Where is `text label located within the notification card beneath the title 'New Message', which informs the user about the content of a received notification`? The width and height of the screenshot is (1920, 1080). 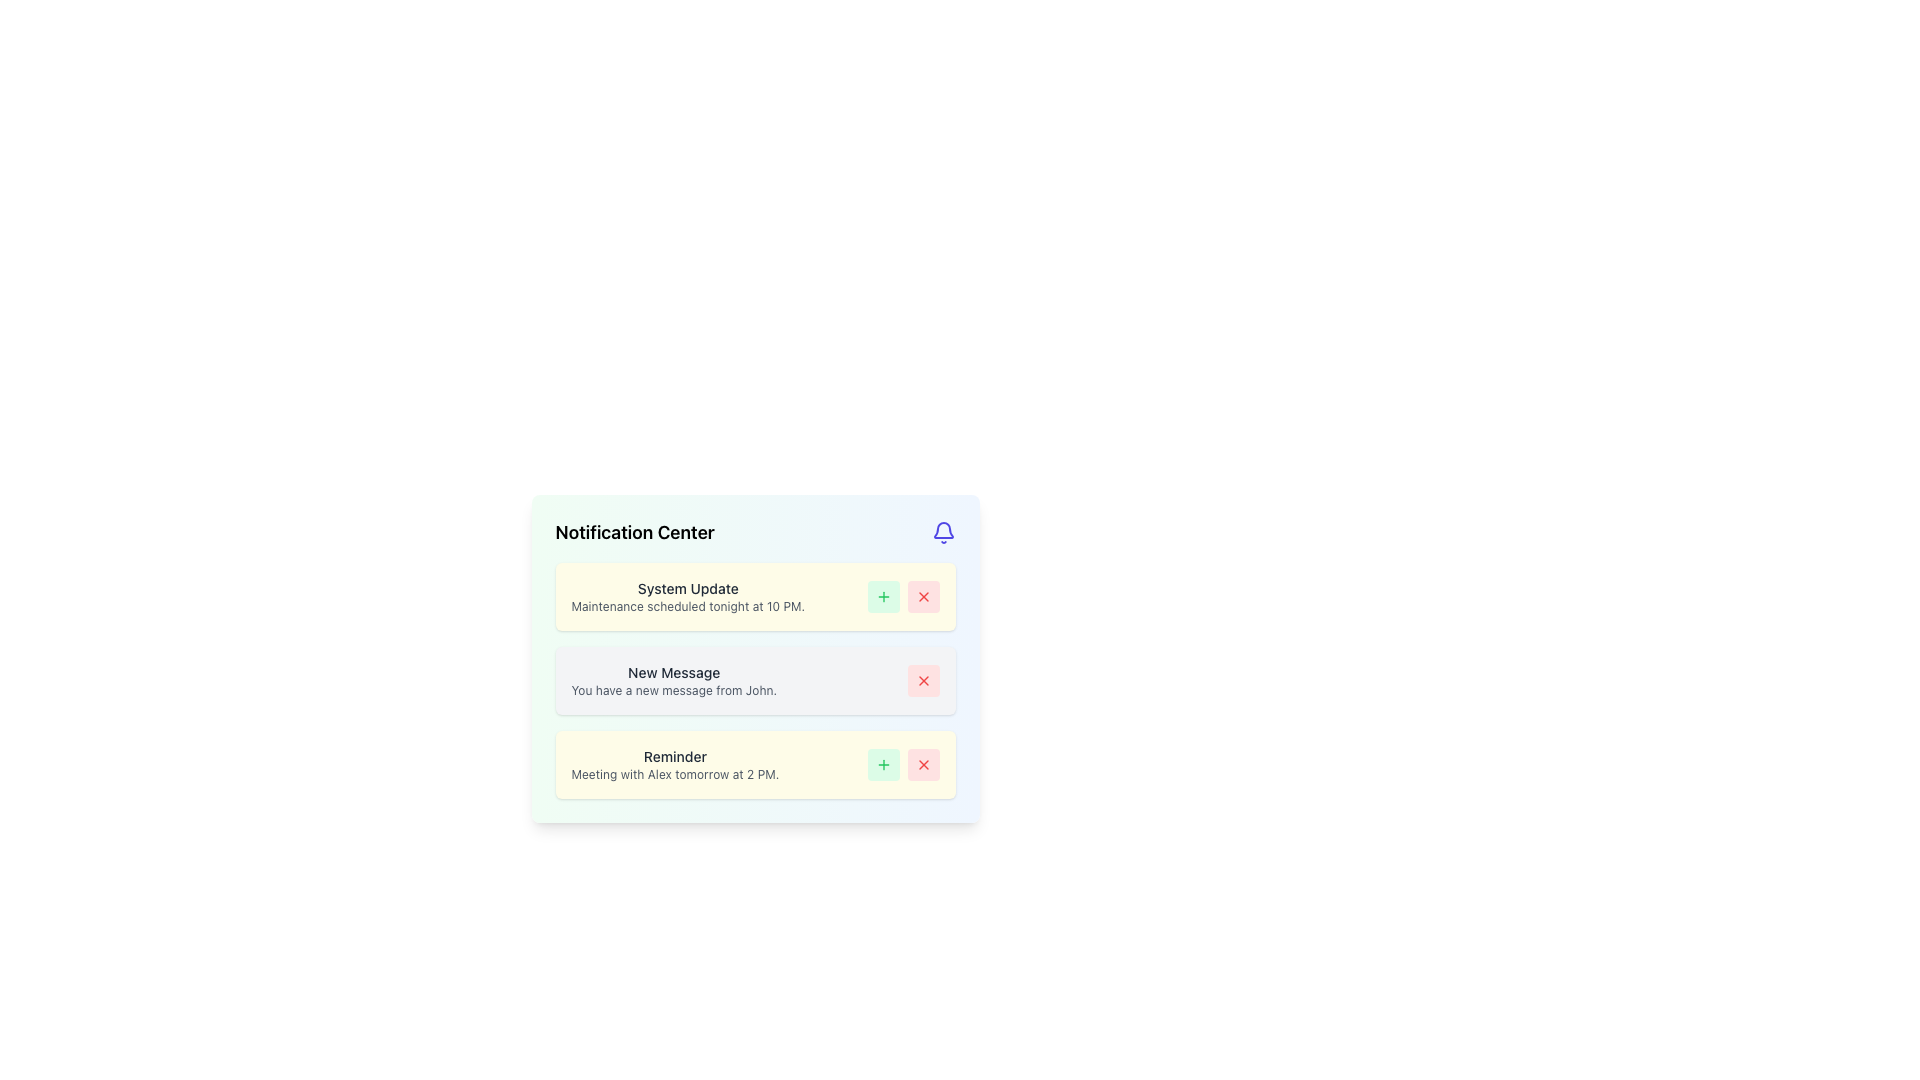
text label located within the notification card beneath the title 'New Message', which informs the user about the content of a received notification is located at coordinates (674, 689).